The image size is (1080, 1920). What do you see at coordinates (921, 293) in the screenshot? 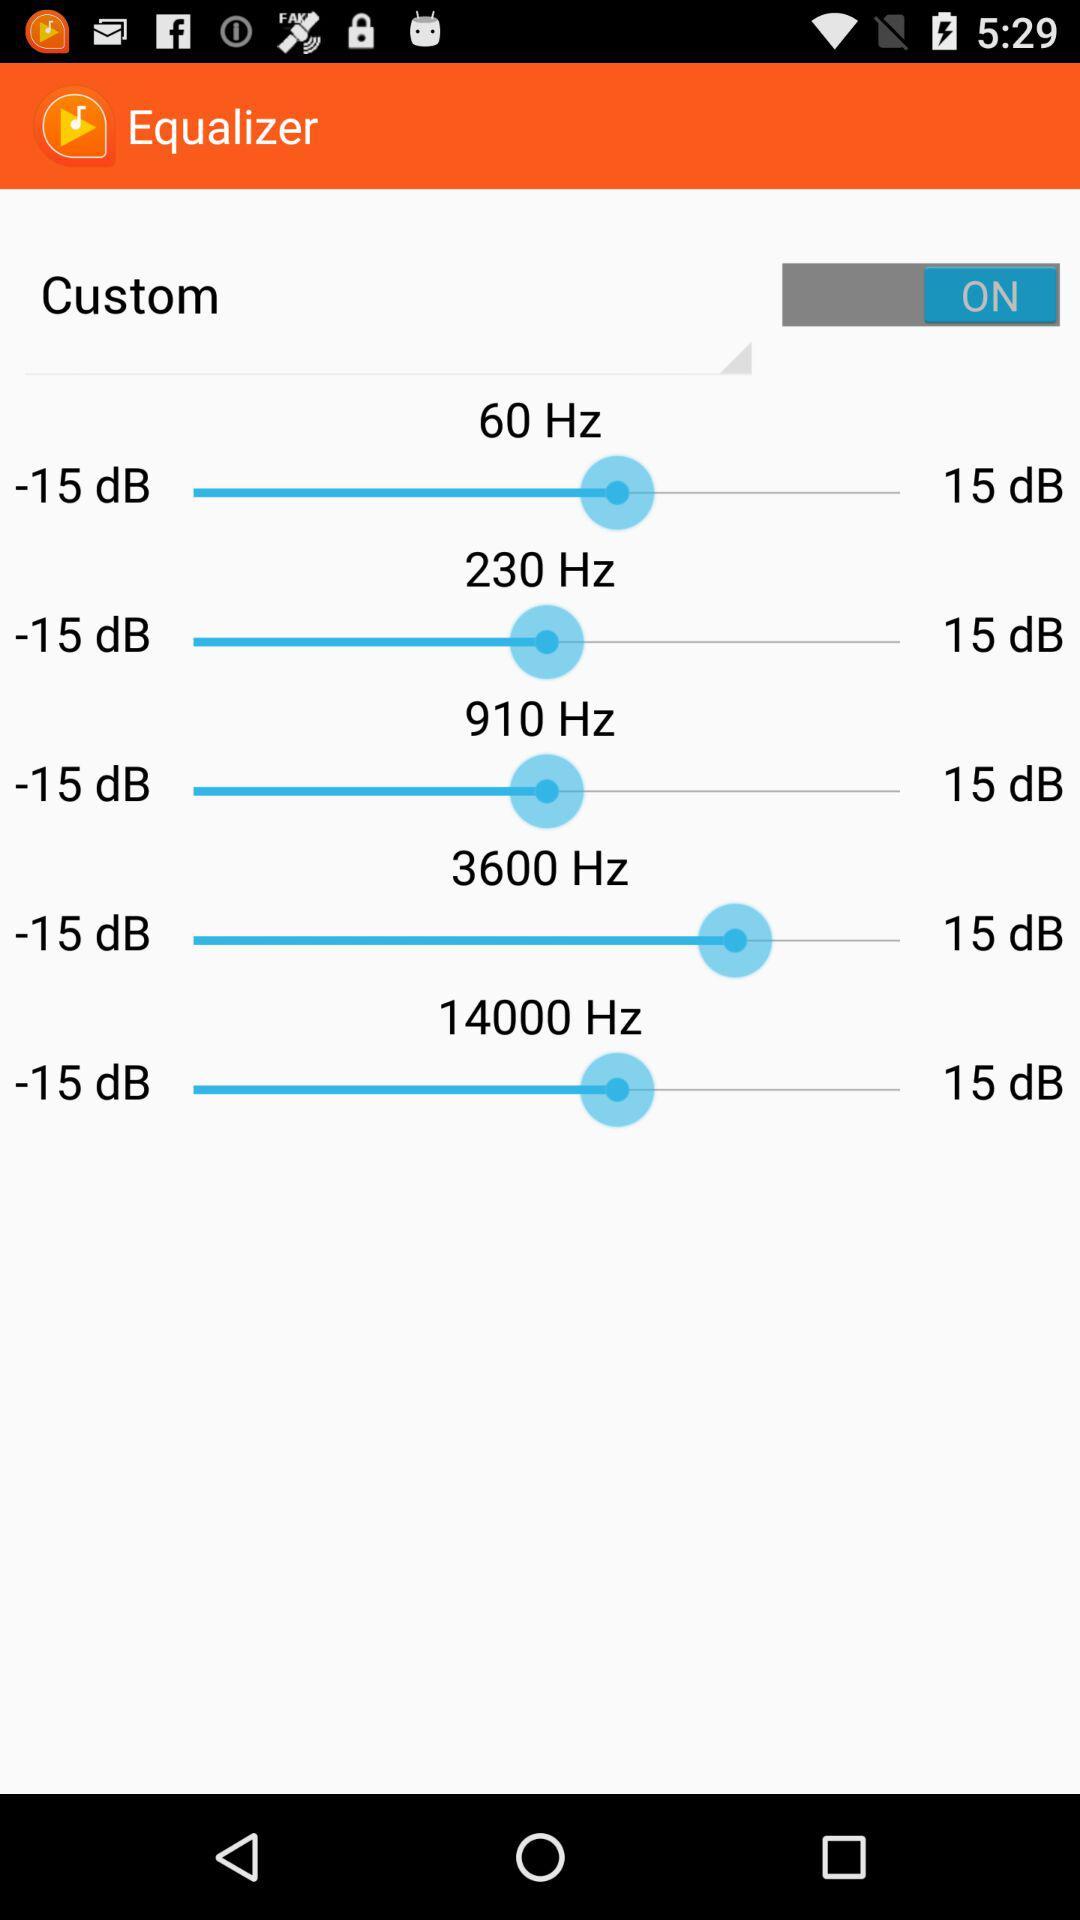
I see `the icon next to custom icon` at bounding box center [921, 293].